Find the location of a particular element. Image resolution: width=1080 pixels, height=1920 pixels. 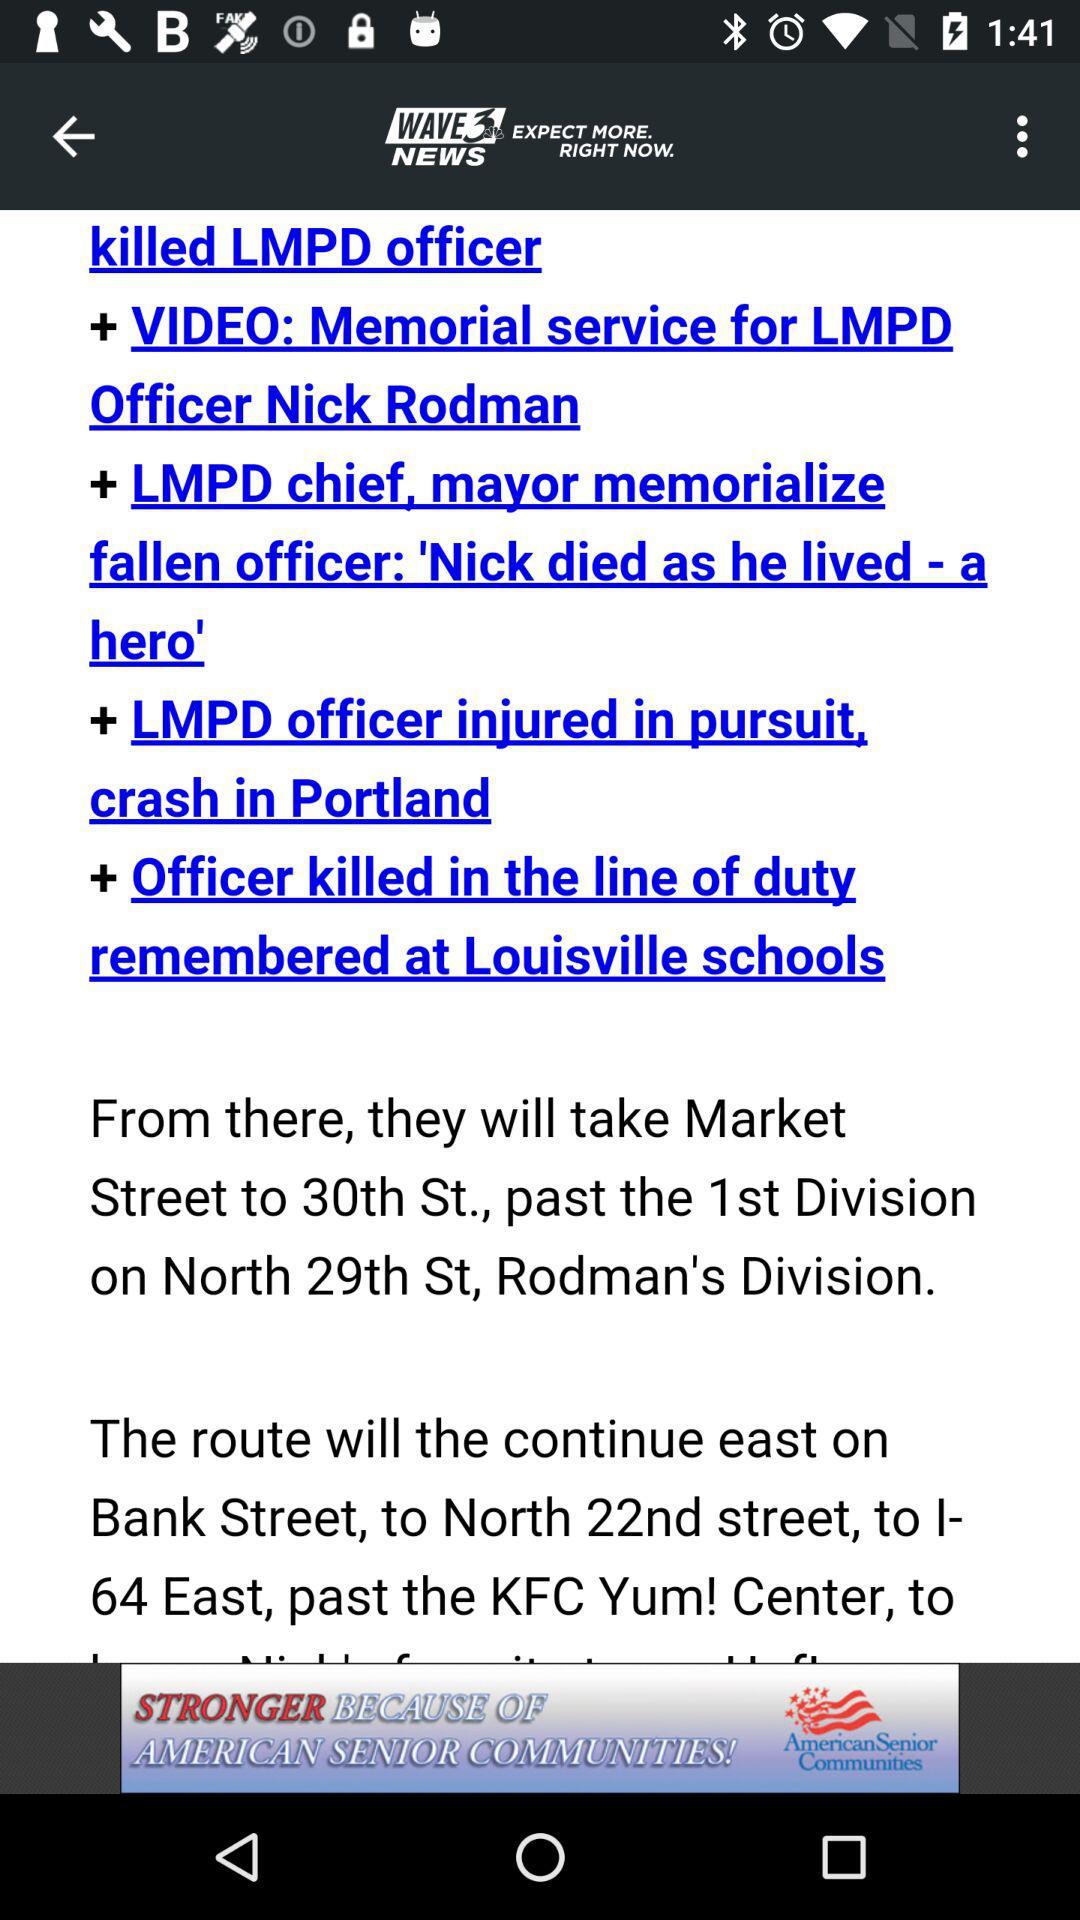

launch advertisement is located at coordinates (540, 1727).